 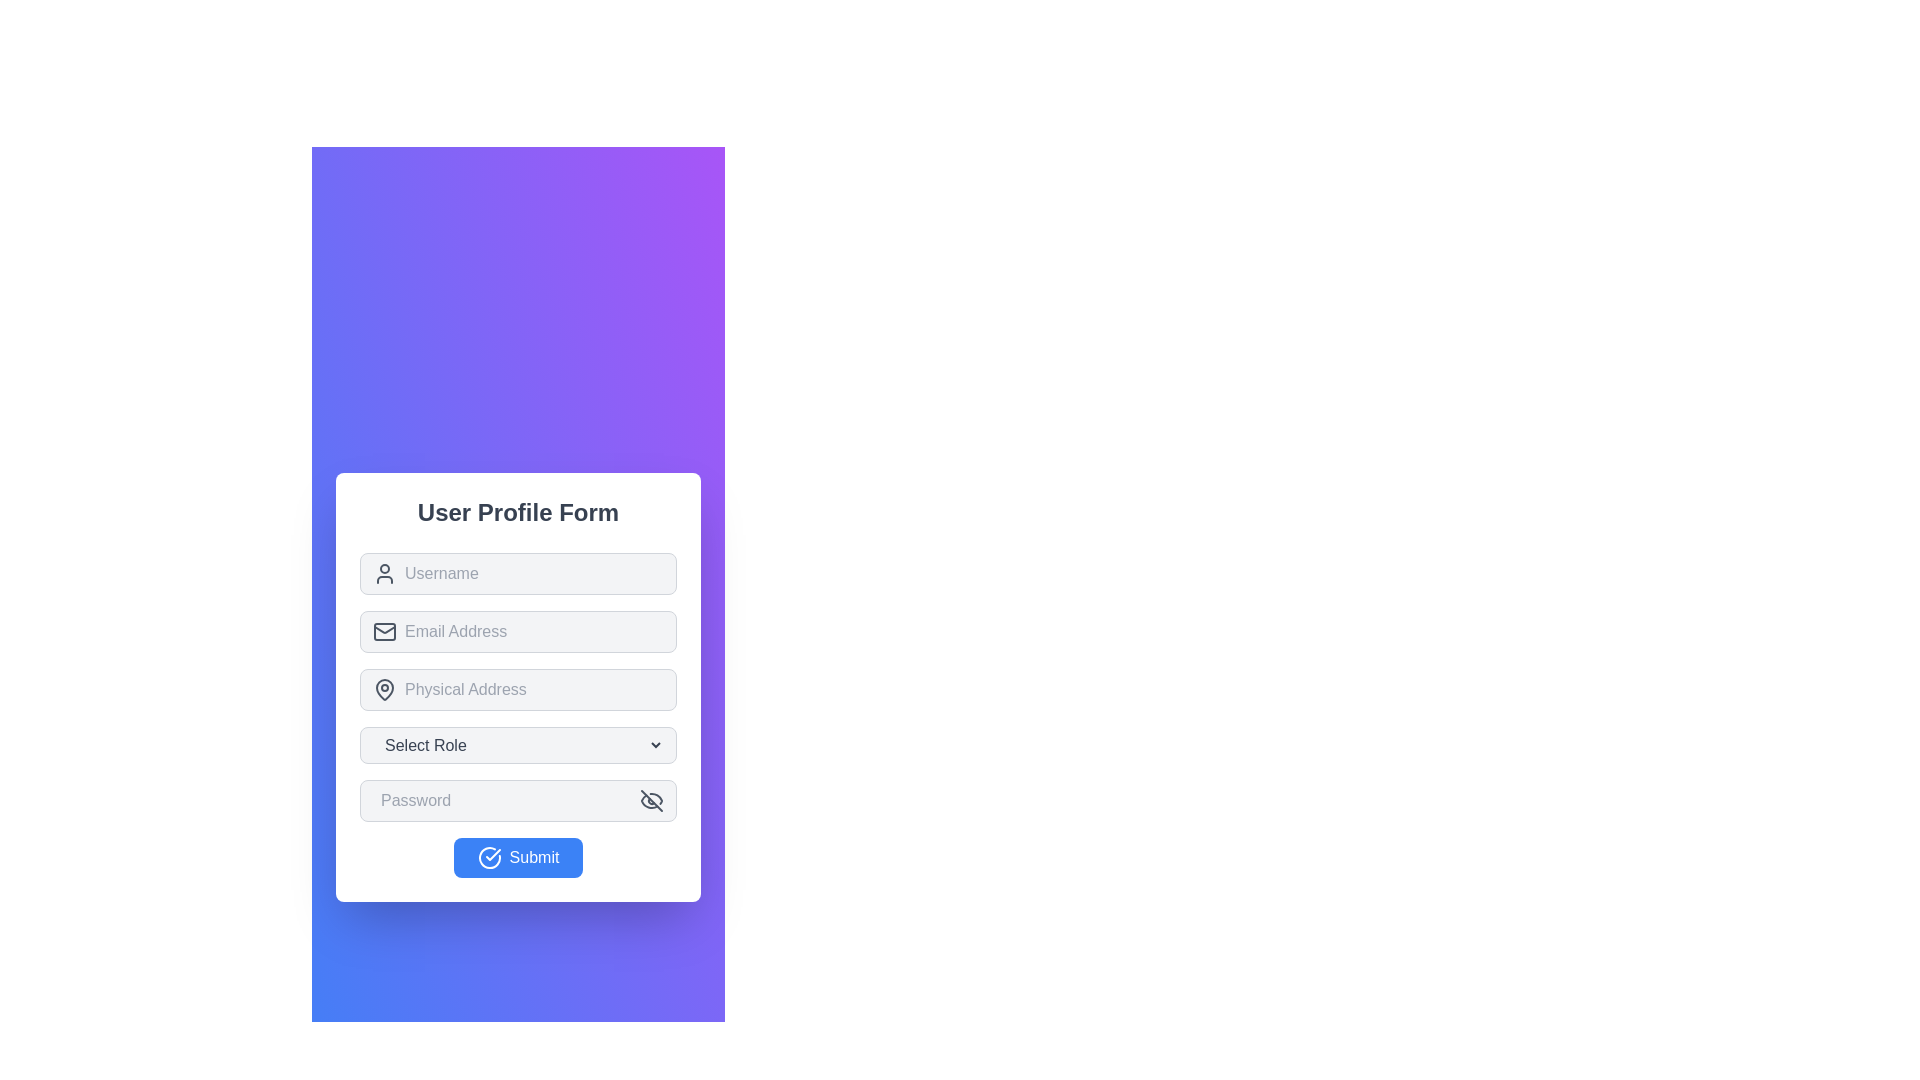 What do you see at coordinates (518, 744) in the screenshot?
I see `the 'Select Role' dropdown menu located` at bounding box center [518, 744].